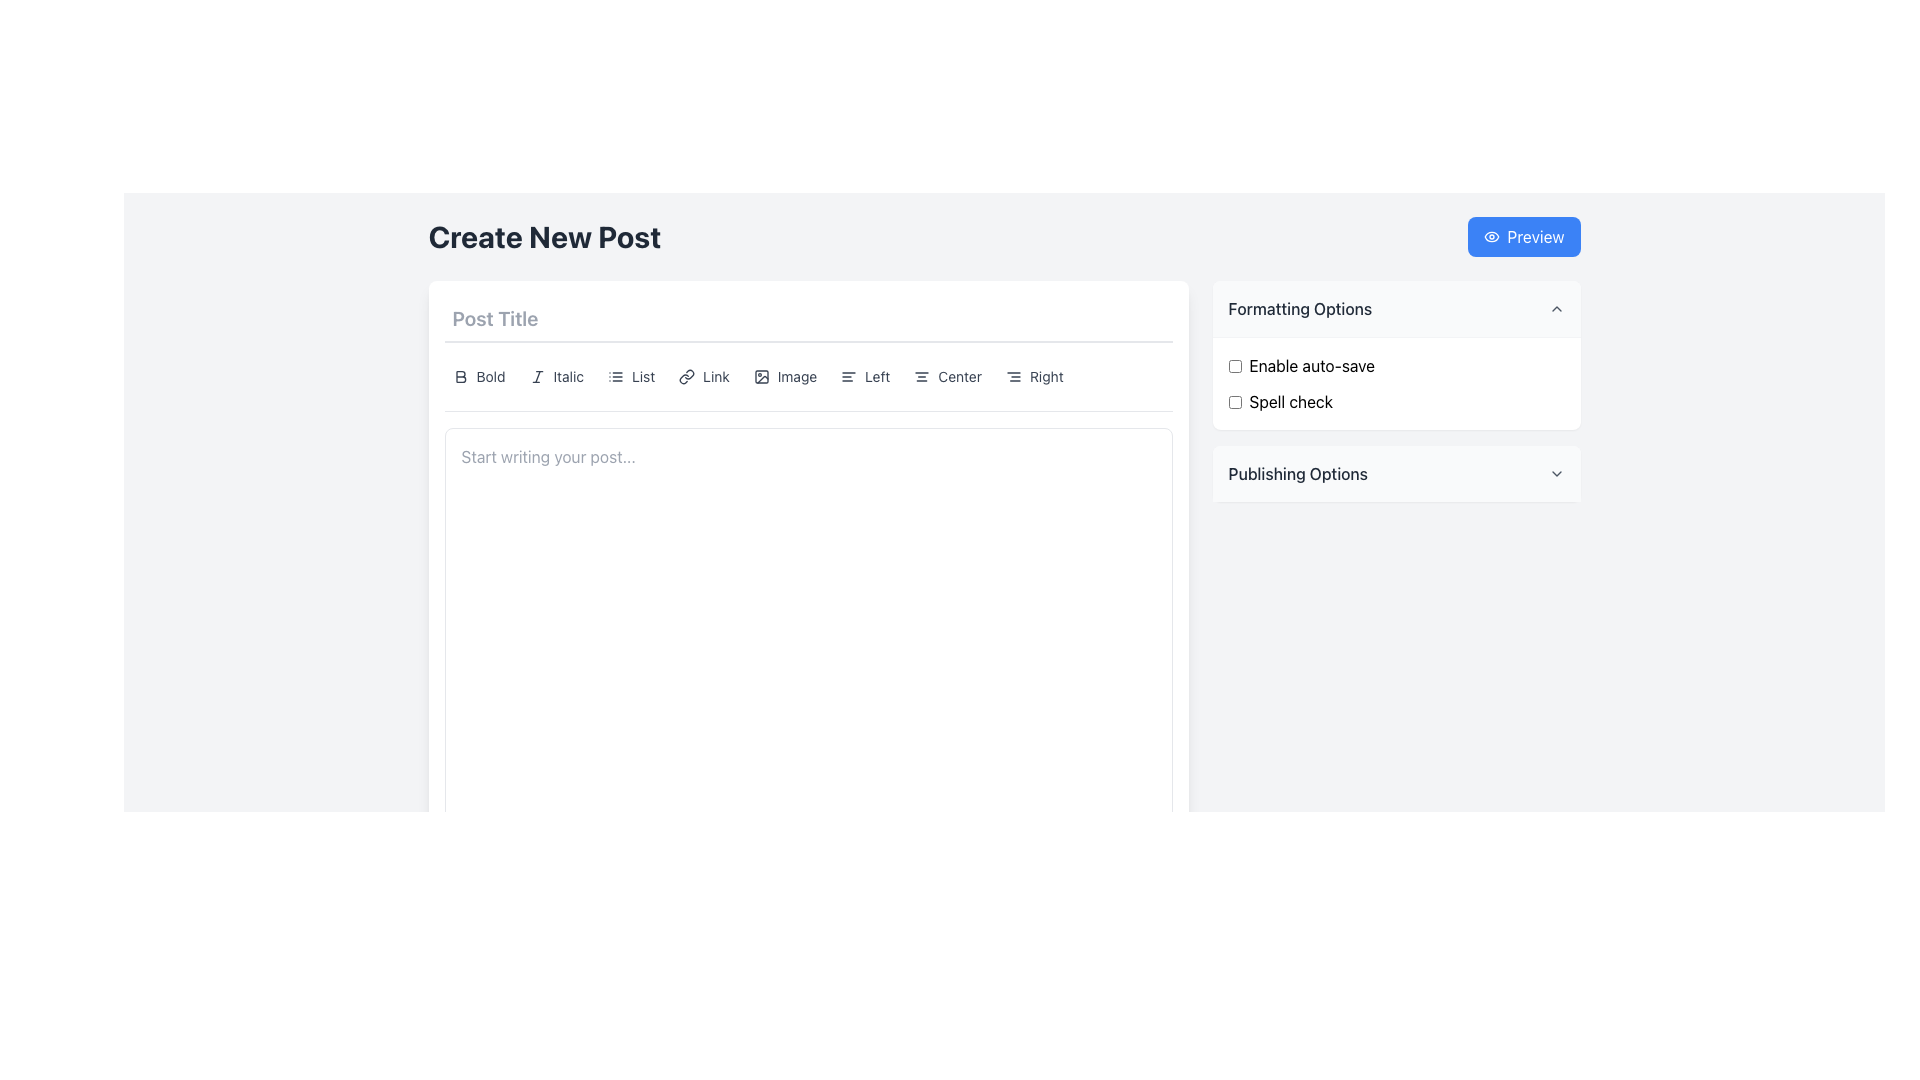 The width and height of the screenshot is (1920, 1080). What do you see at coordinates (849, 377) in the screenshot?
I see `the 'Align Left' icon, which is a small symbolic icon with three horizontal lines, located in the toolbar section of the 'Create New Post' interface` at bounding box center [849, 377].